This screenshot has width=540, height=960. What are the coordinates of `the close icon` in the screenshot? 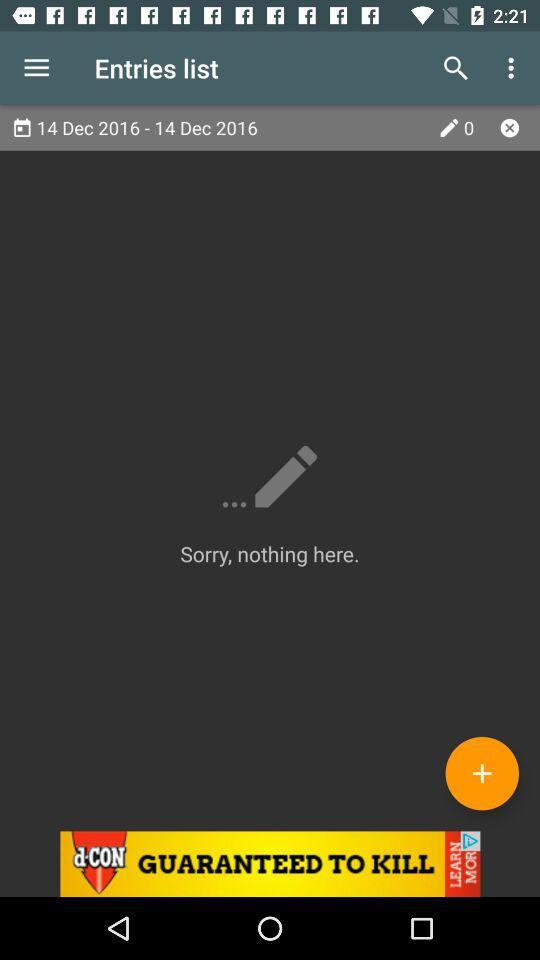 It's located at (509, 126).